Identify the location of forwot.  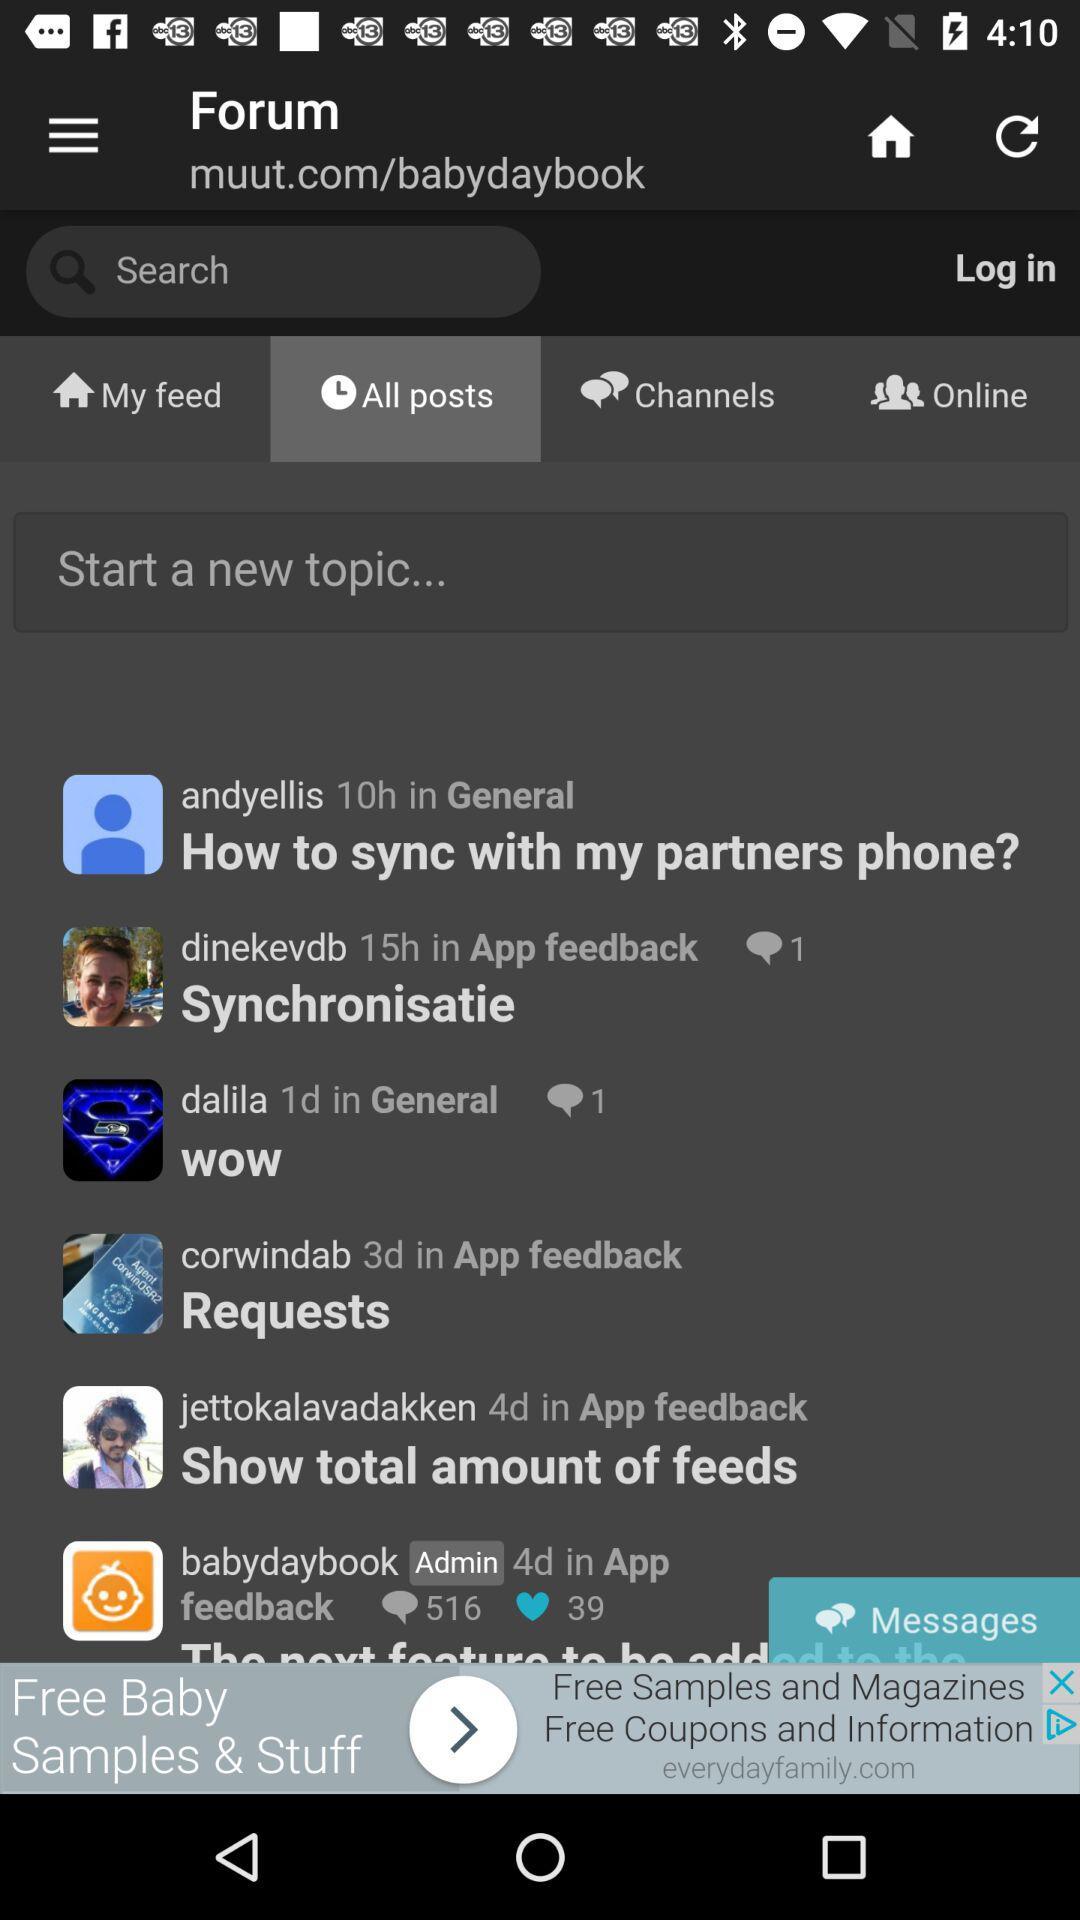
(540, 1727).